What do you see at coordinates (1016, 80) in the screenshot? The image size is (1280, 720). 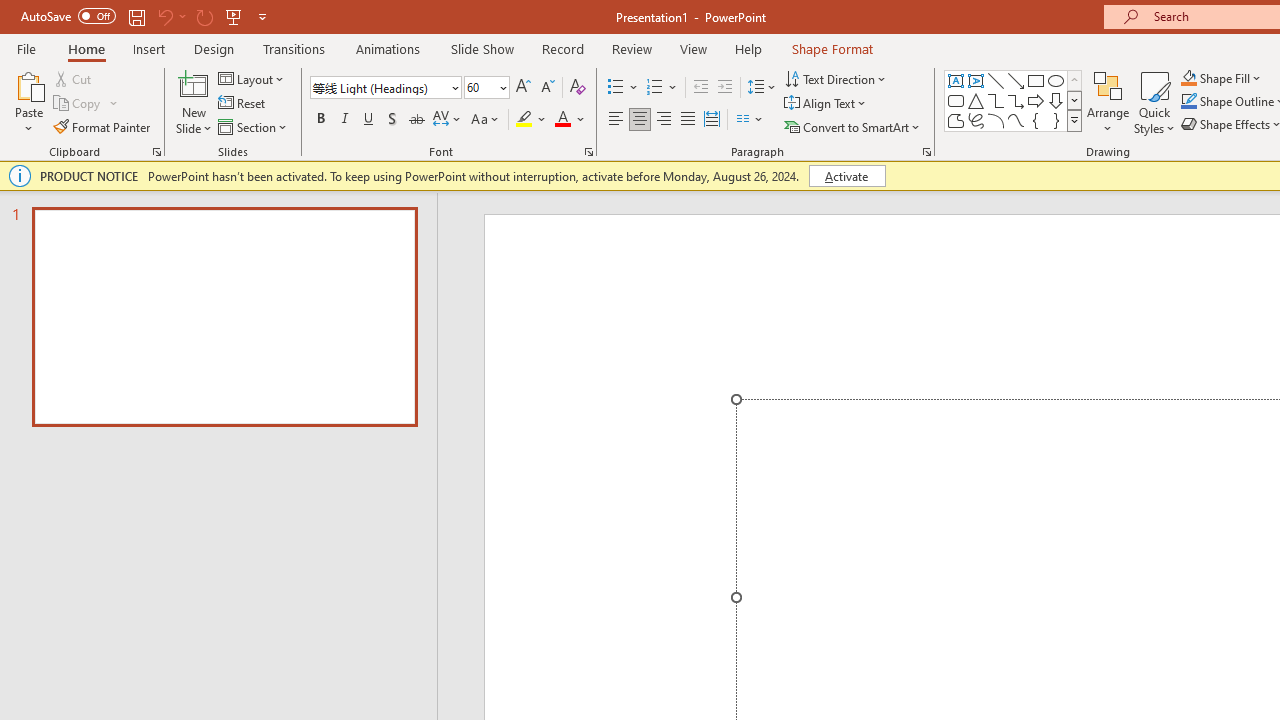 I see `'Line Arrow'` at bounding box center [1016, 80].